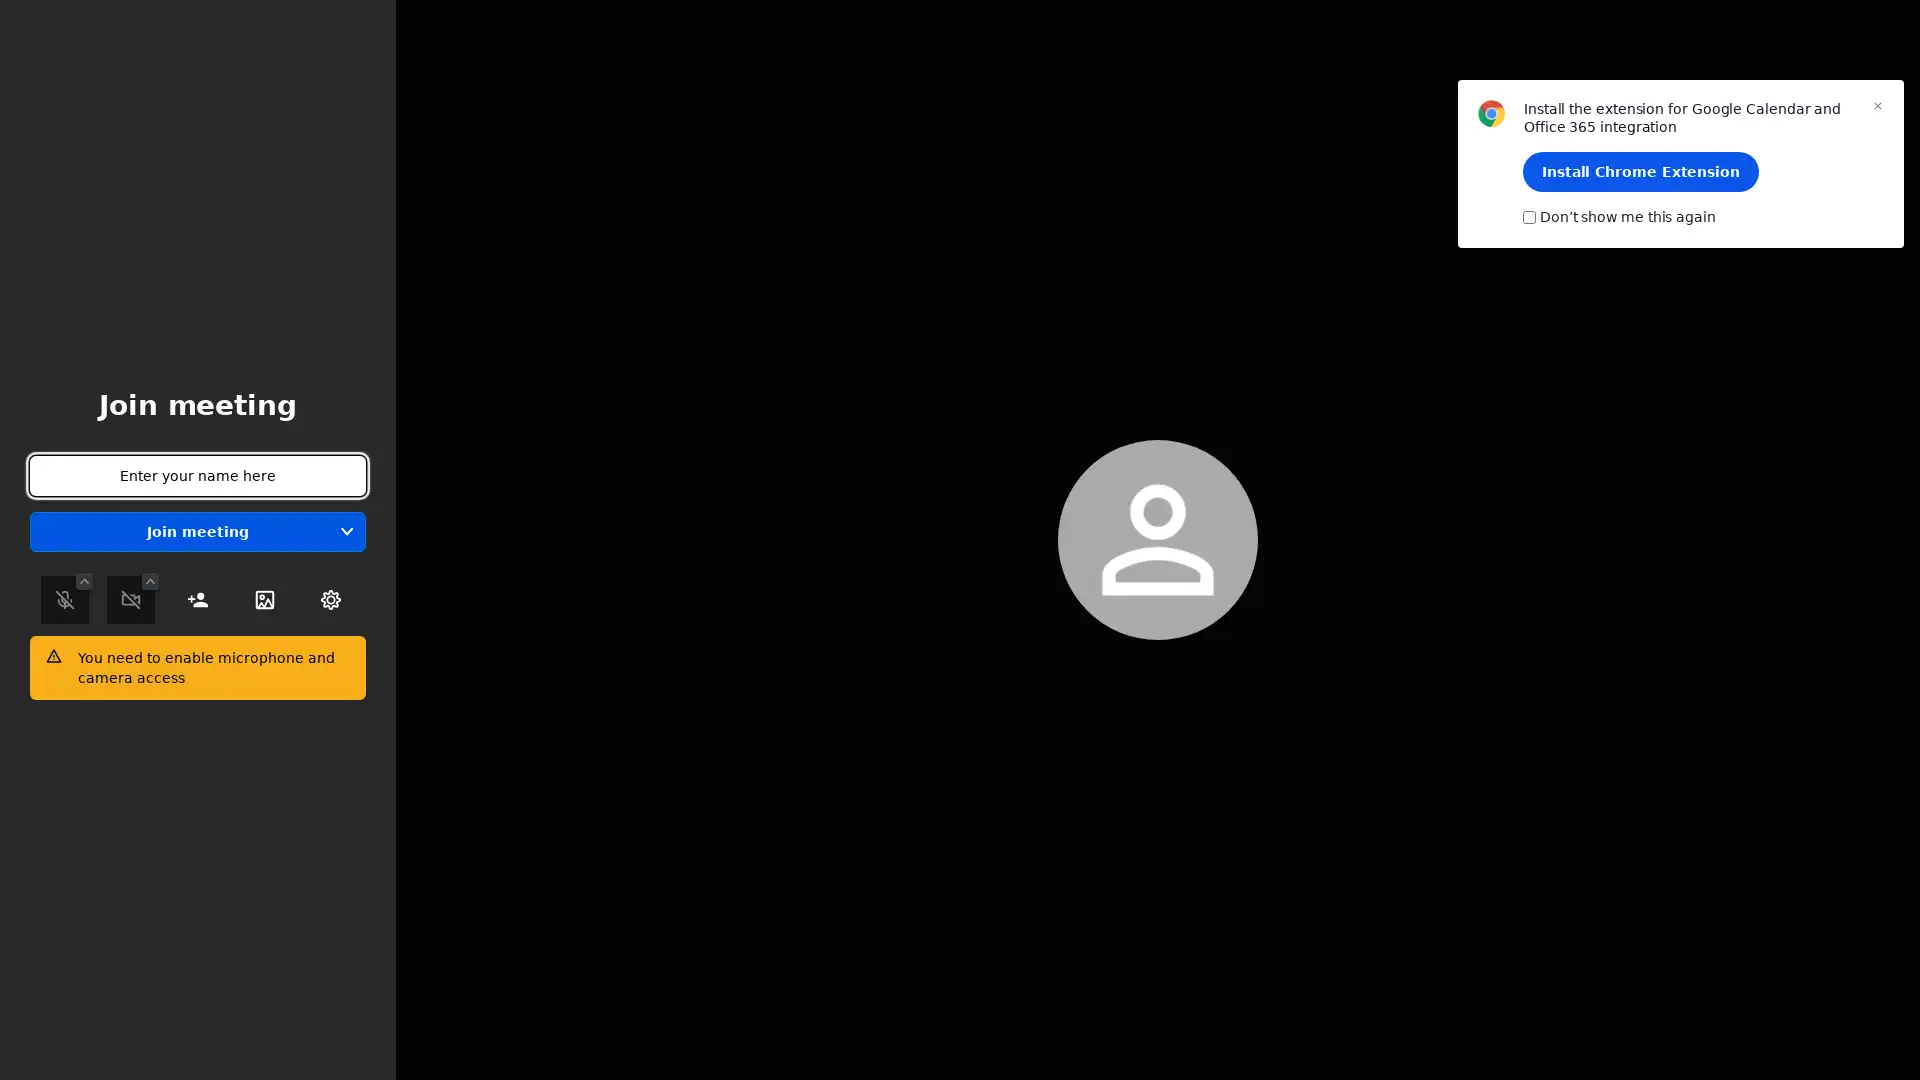  I want to click on Select Background, so click(263, 599).